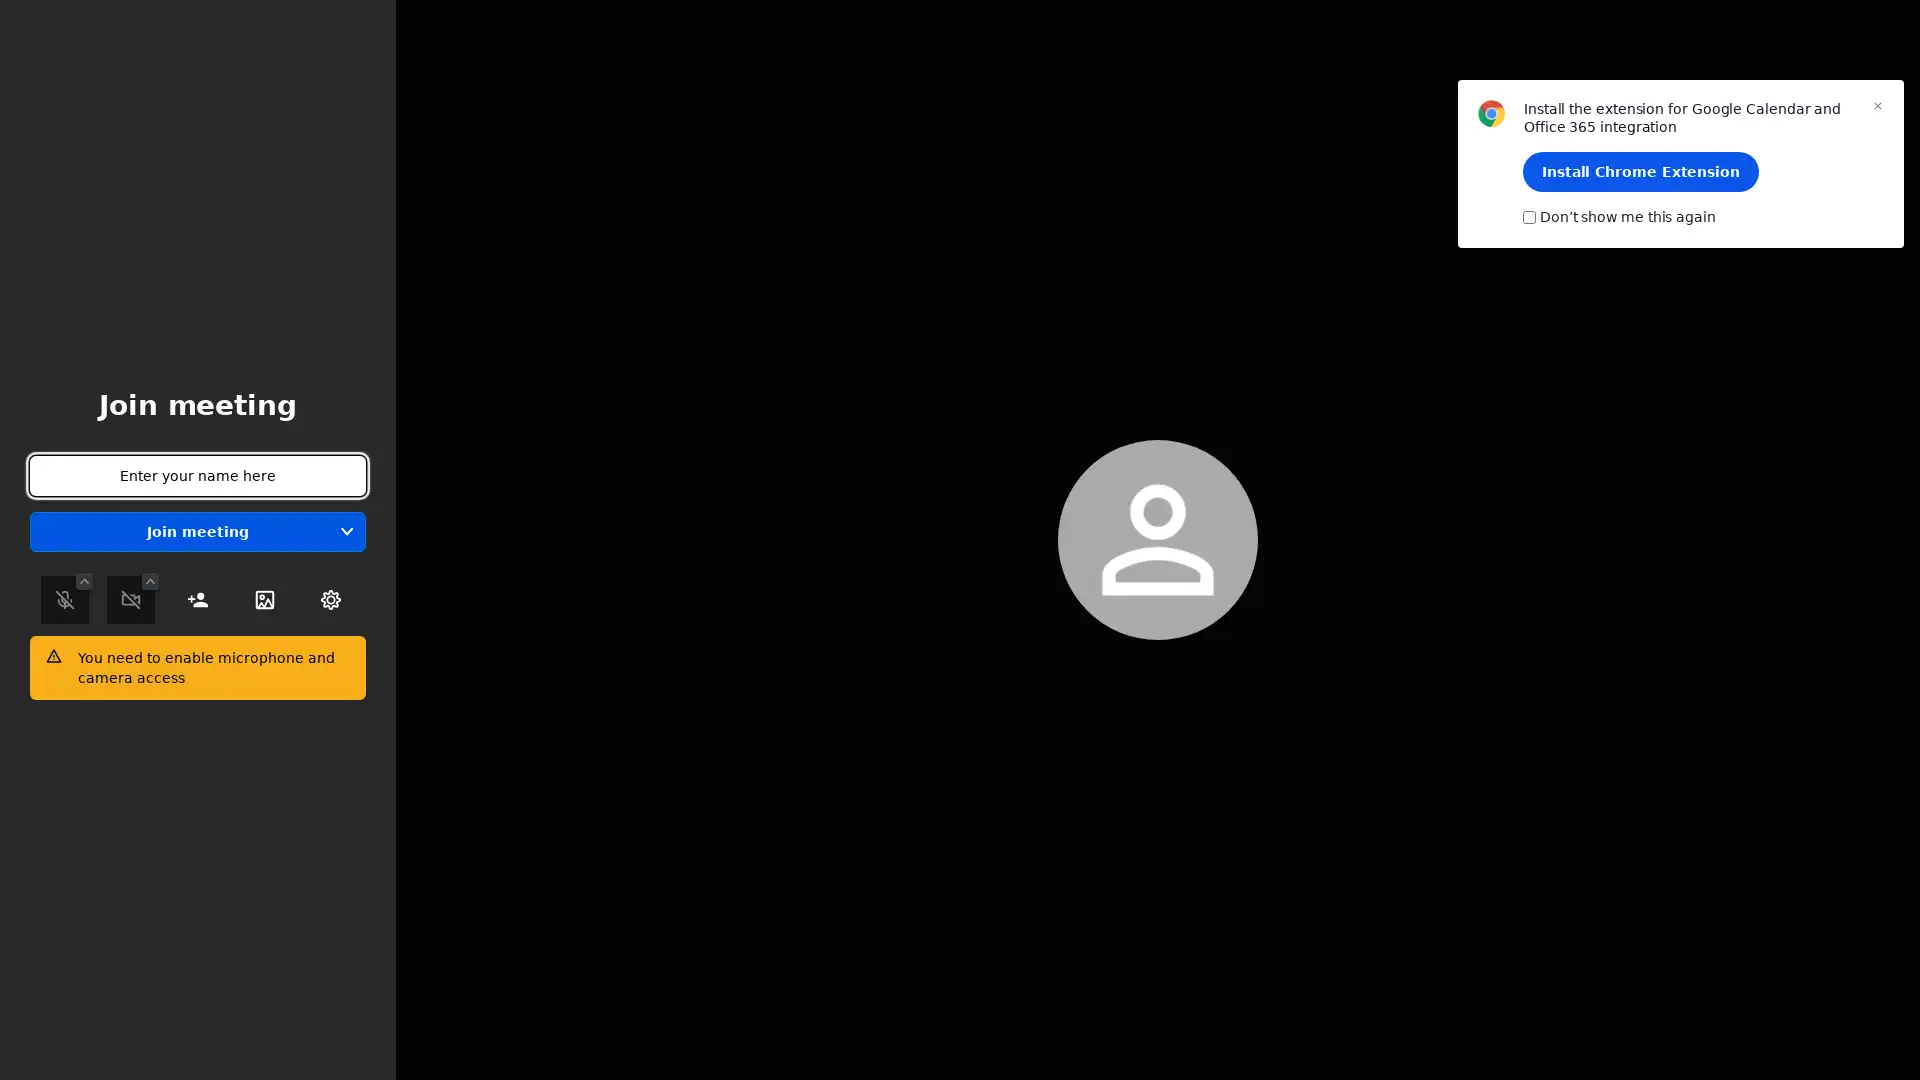  I want to click on Select Background, so click(263, 599).